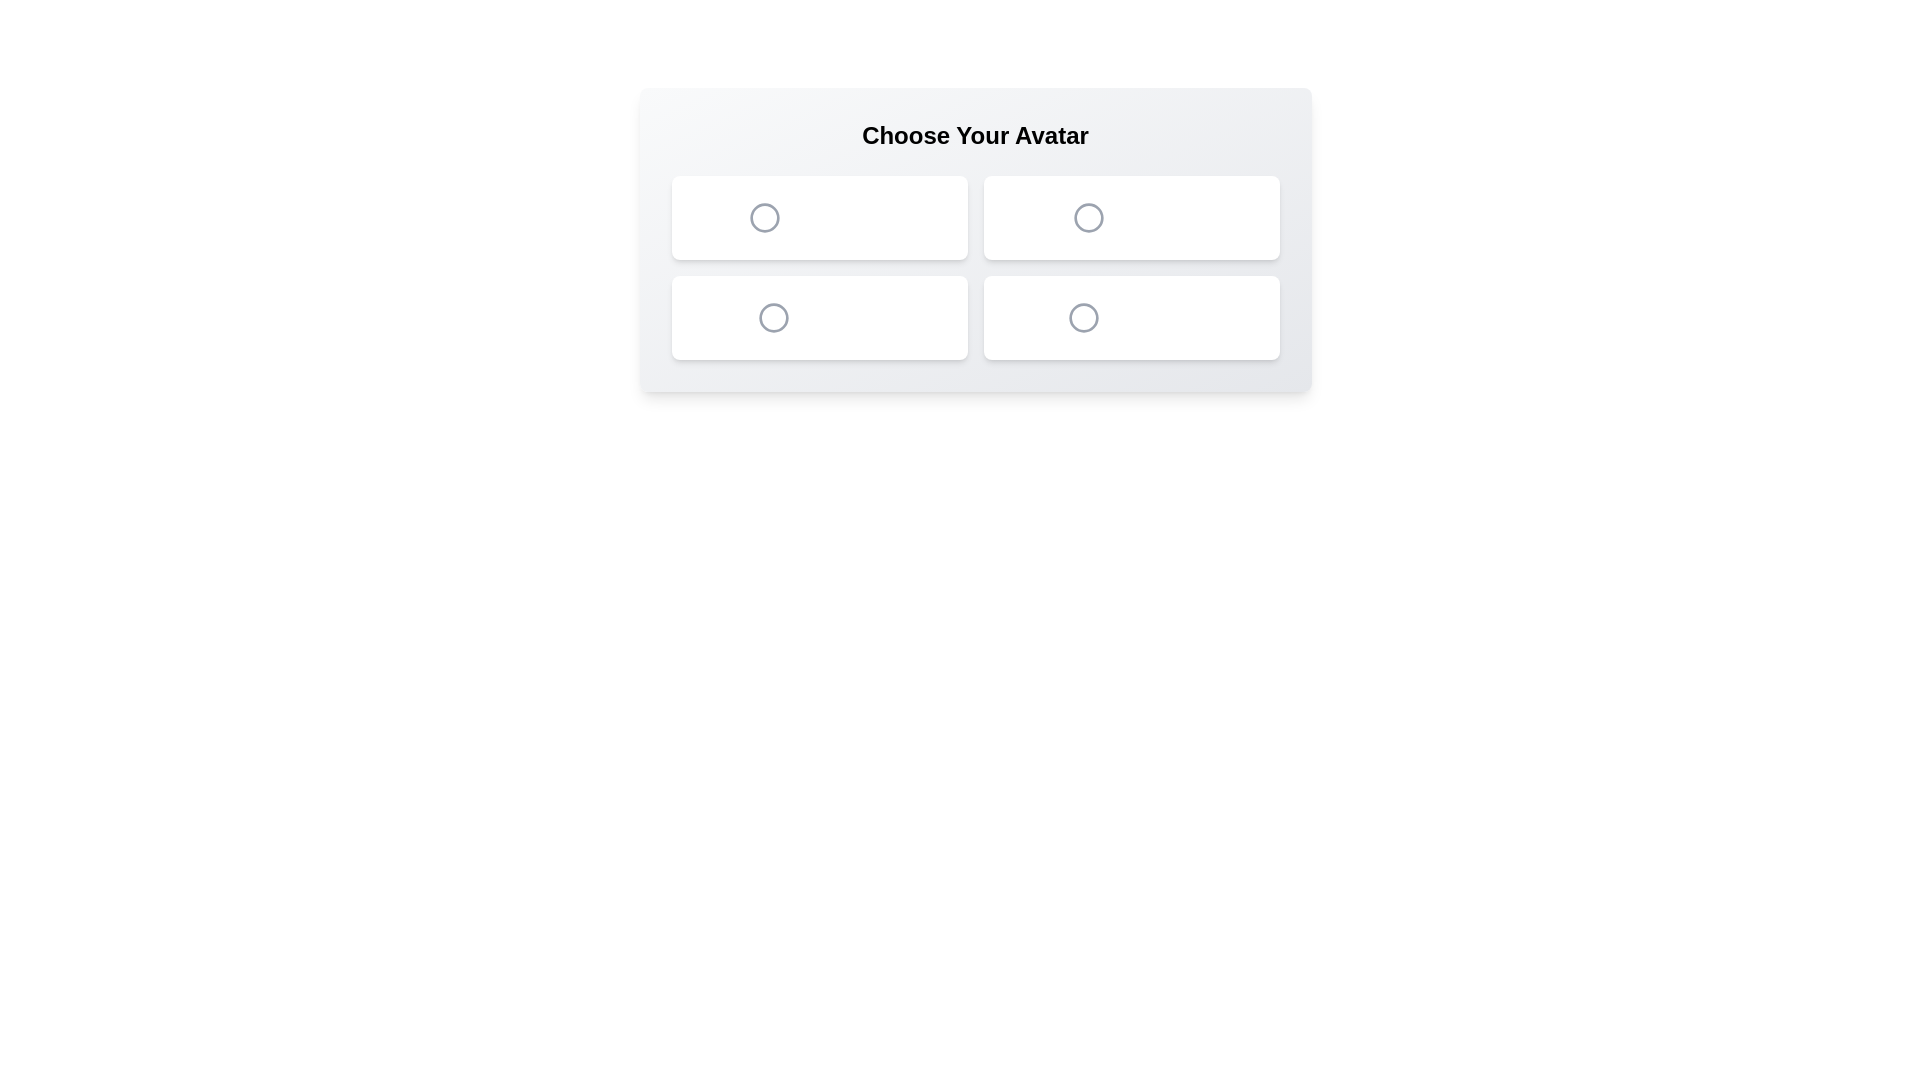  I want to click on the circular icon with a thin gray stroke located within the 'Guardian' card, positioned at the center-left below the card's label text 'Guardian', so click(772, 316).